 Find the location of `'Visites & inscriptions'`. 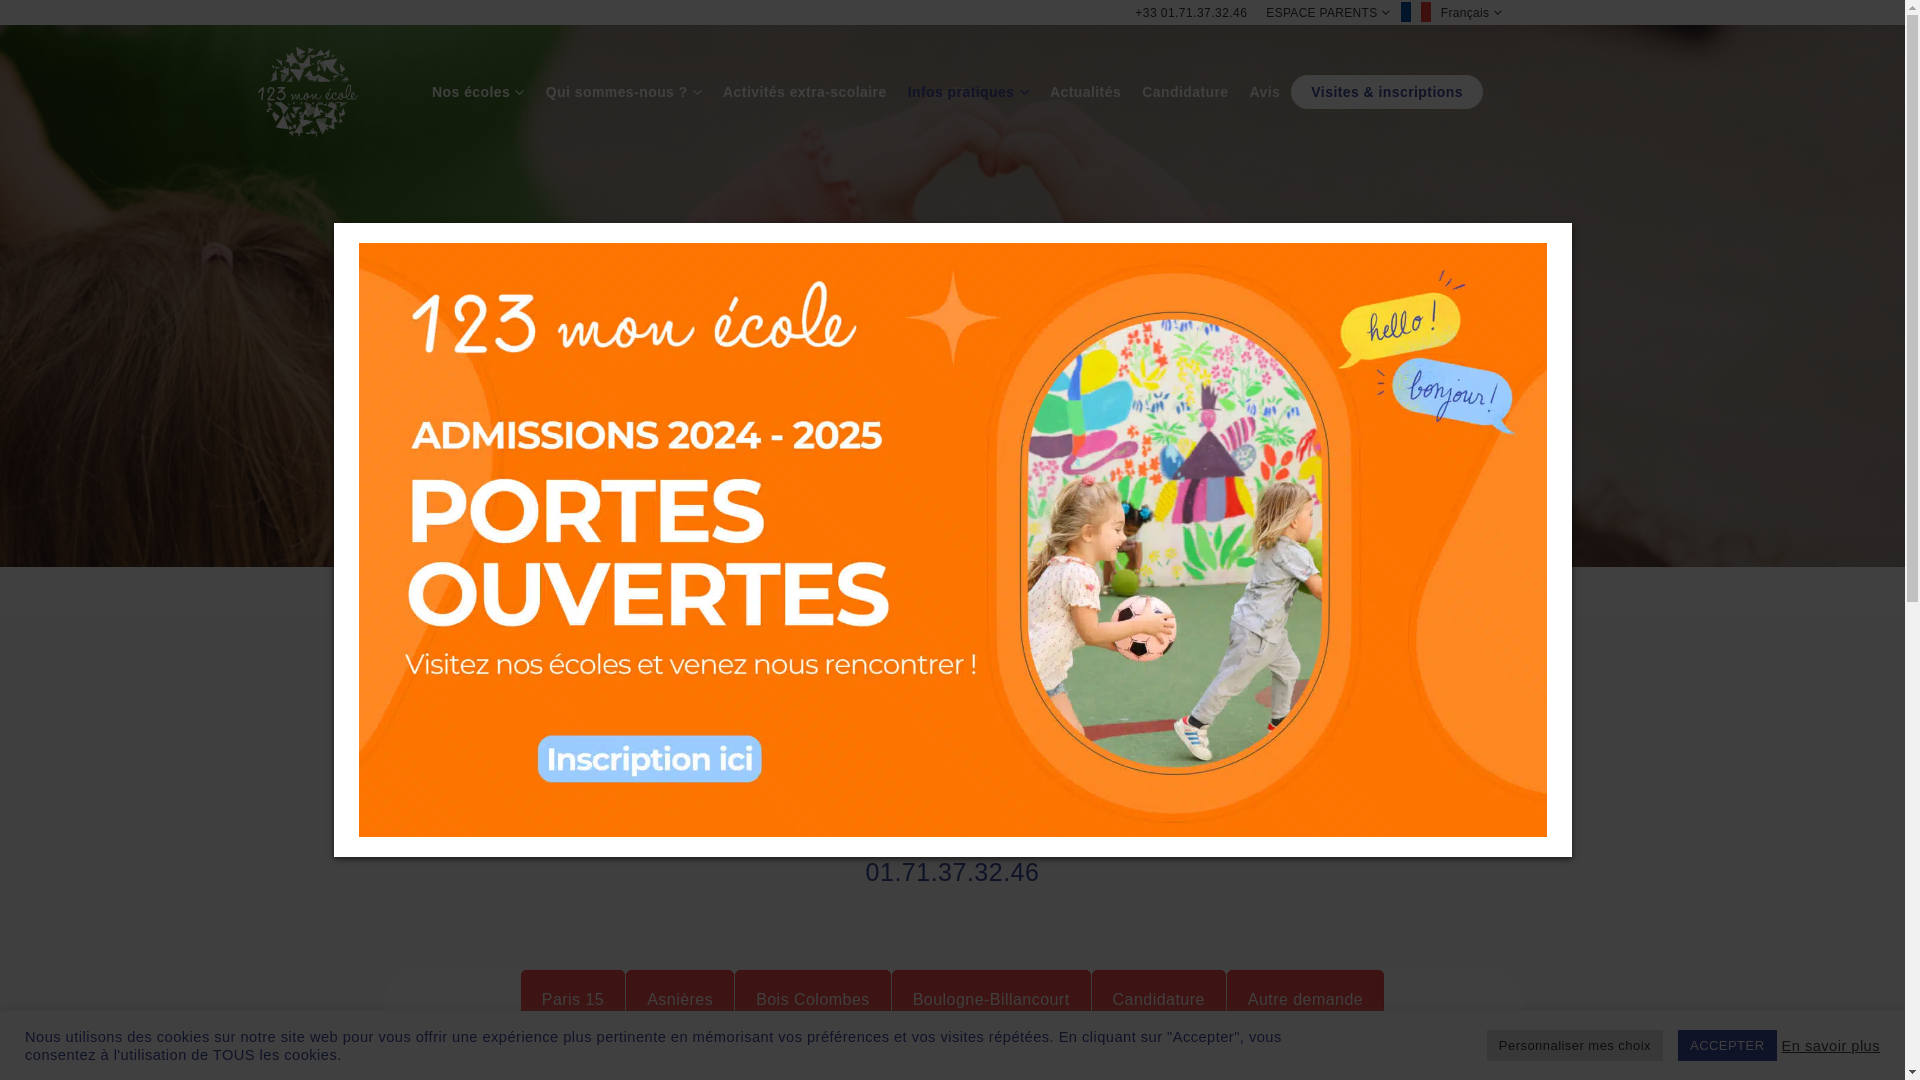

'Visites & inscriptions' is located at coordinates (1386, 92).